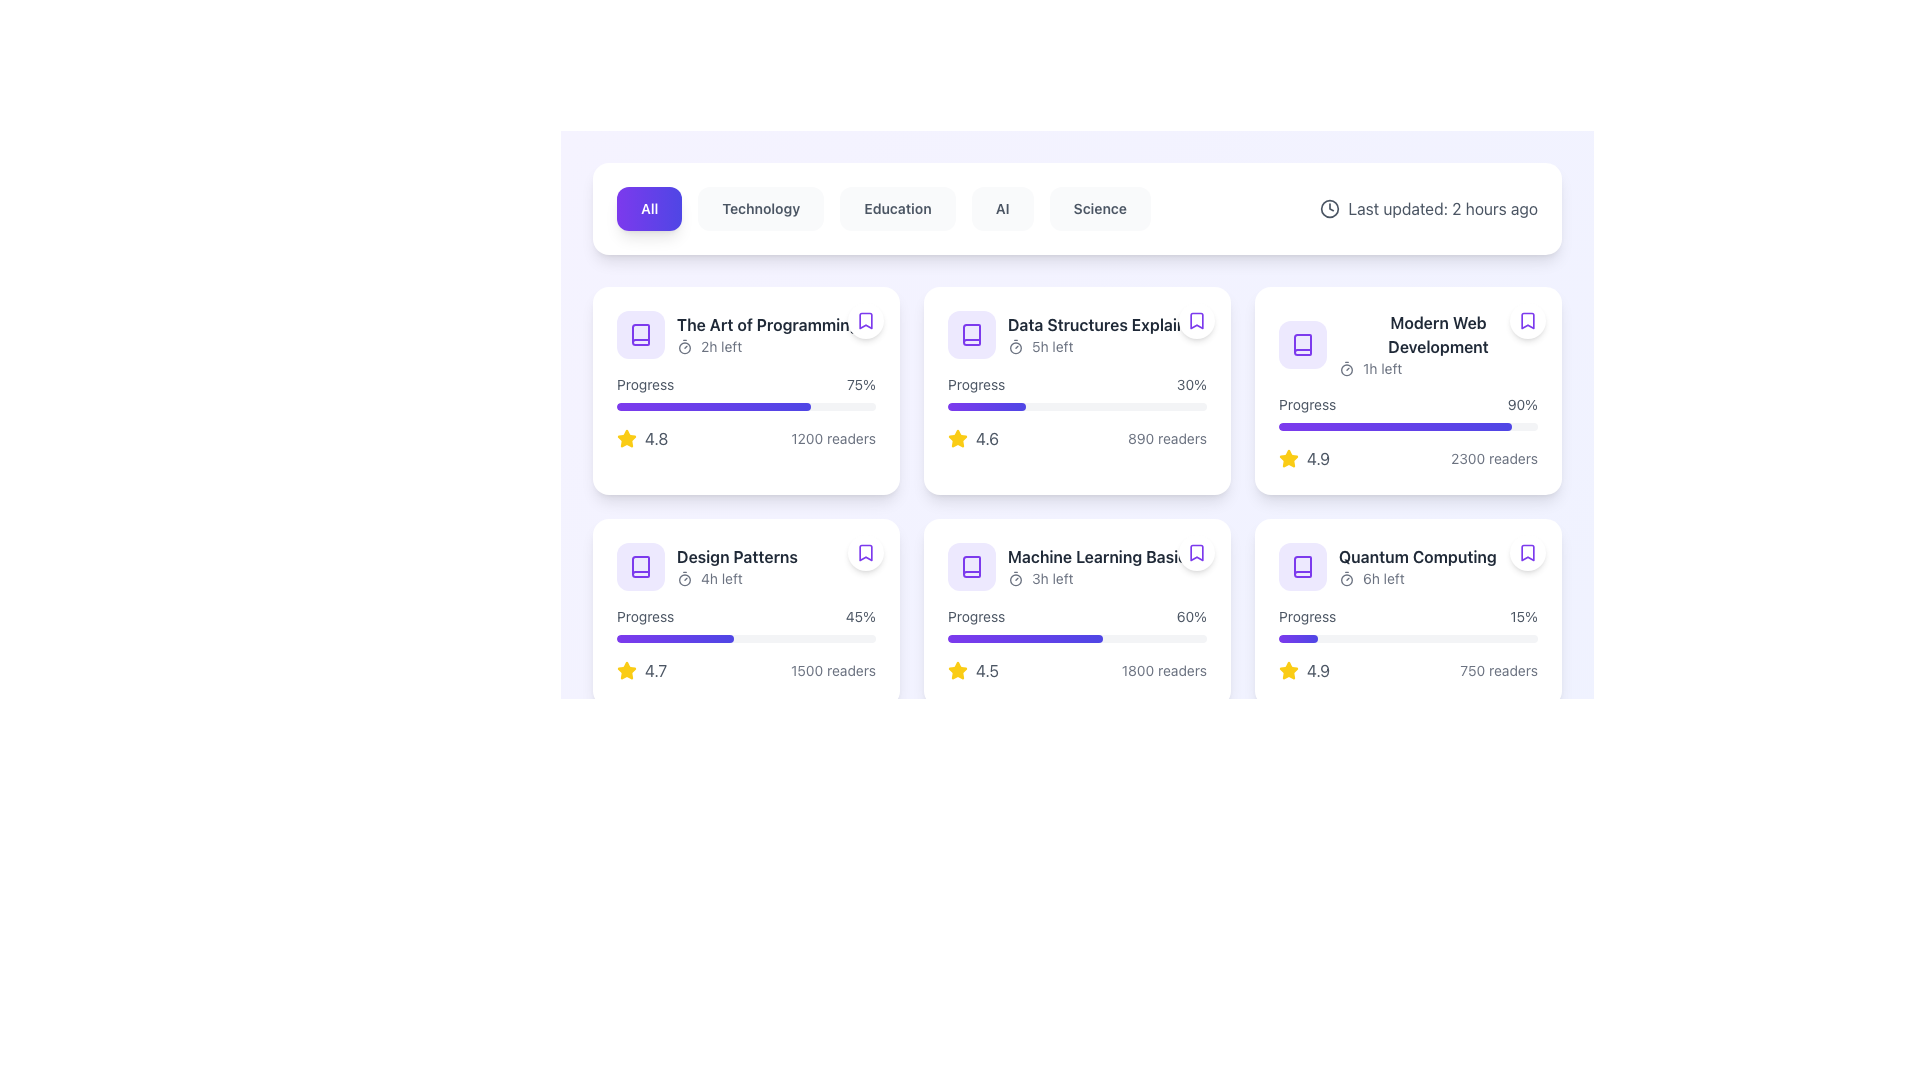 The width and height of the screenshot is (1920, 1080). I want to click on the label displaying '90%' that is right-aligned and positioned next to the 'Progress' text in the content card for 'Modern Web Development', so click(1521, 405).